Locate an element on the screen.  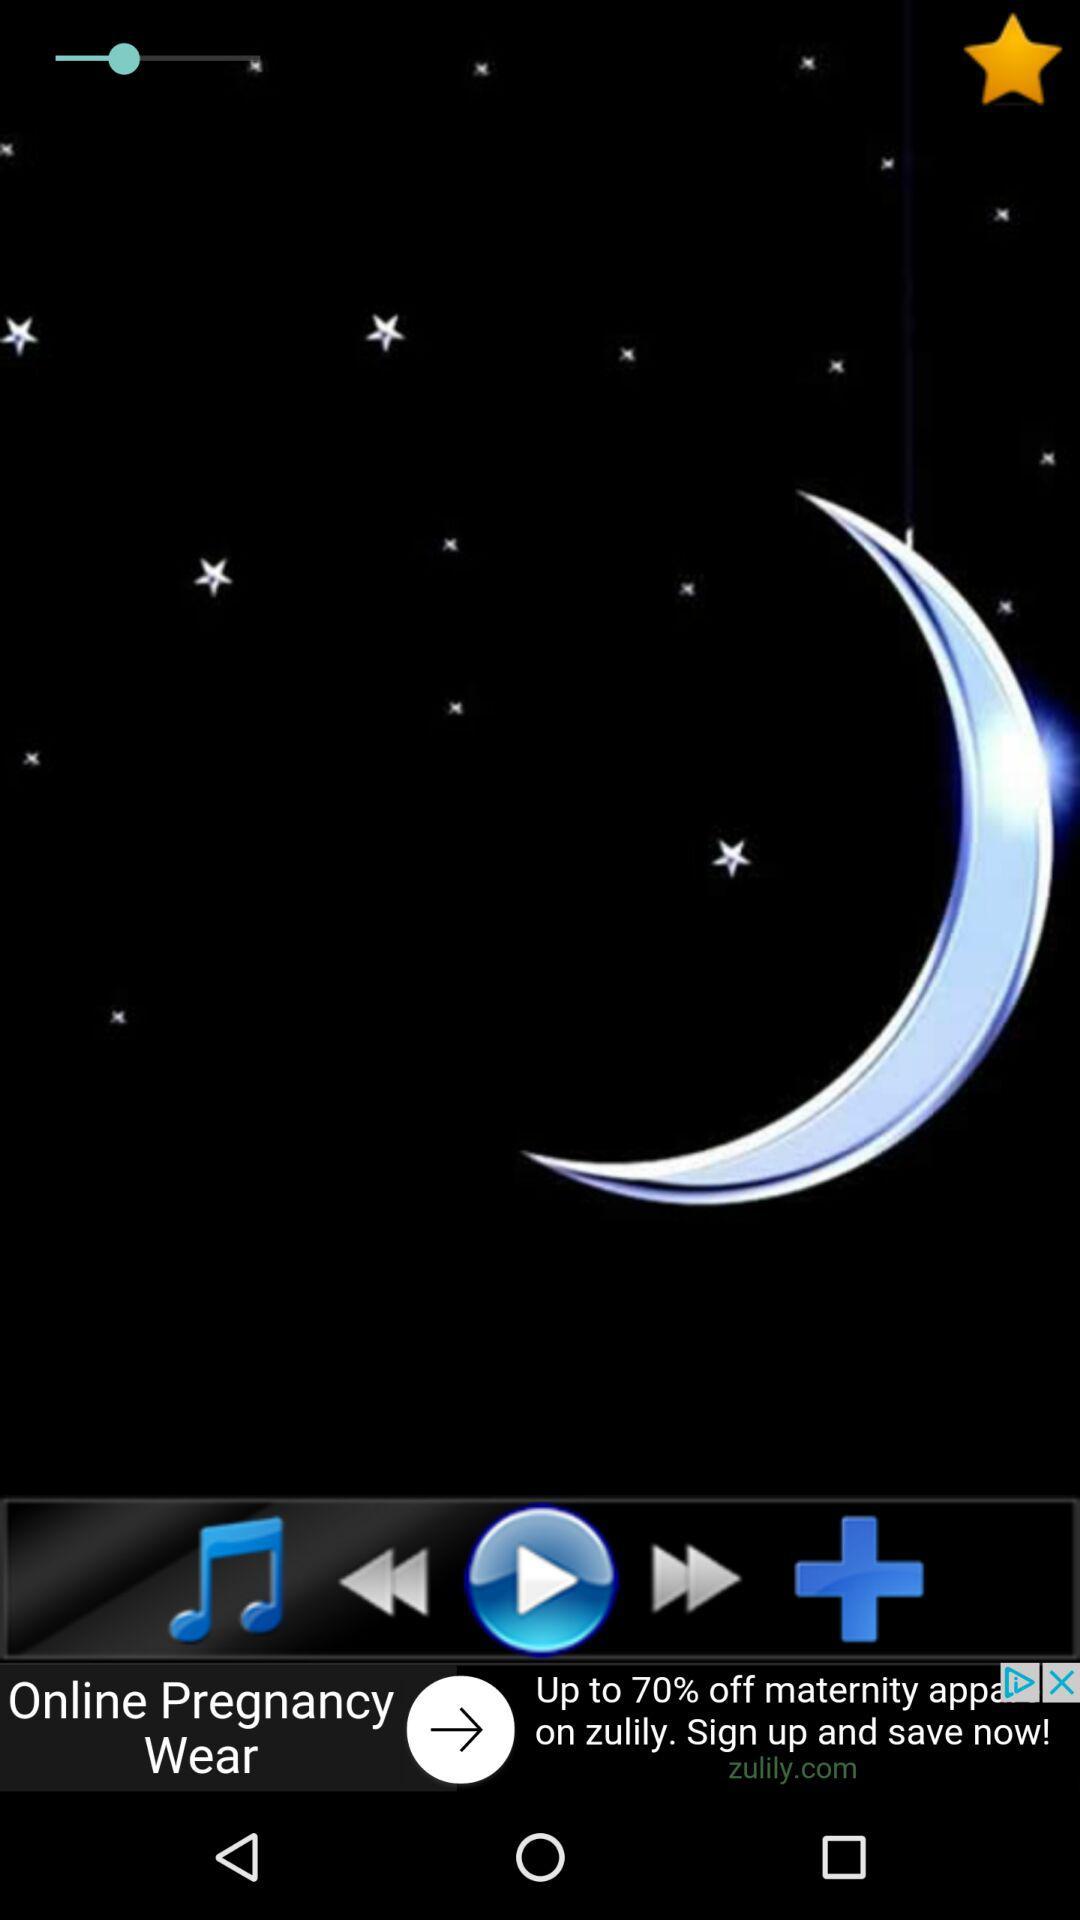
music is located at coordinates (204, 1577).